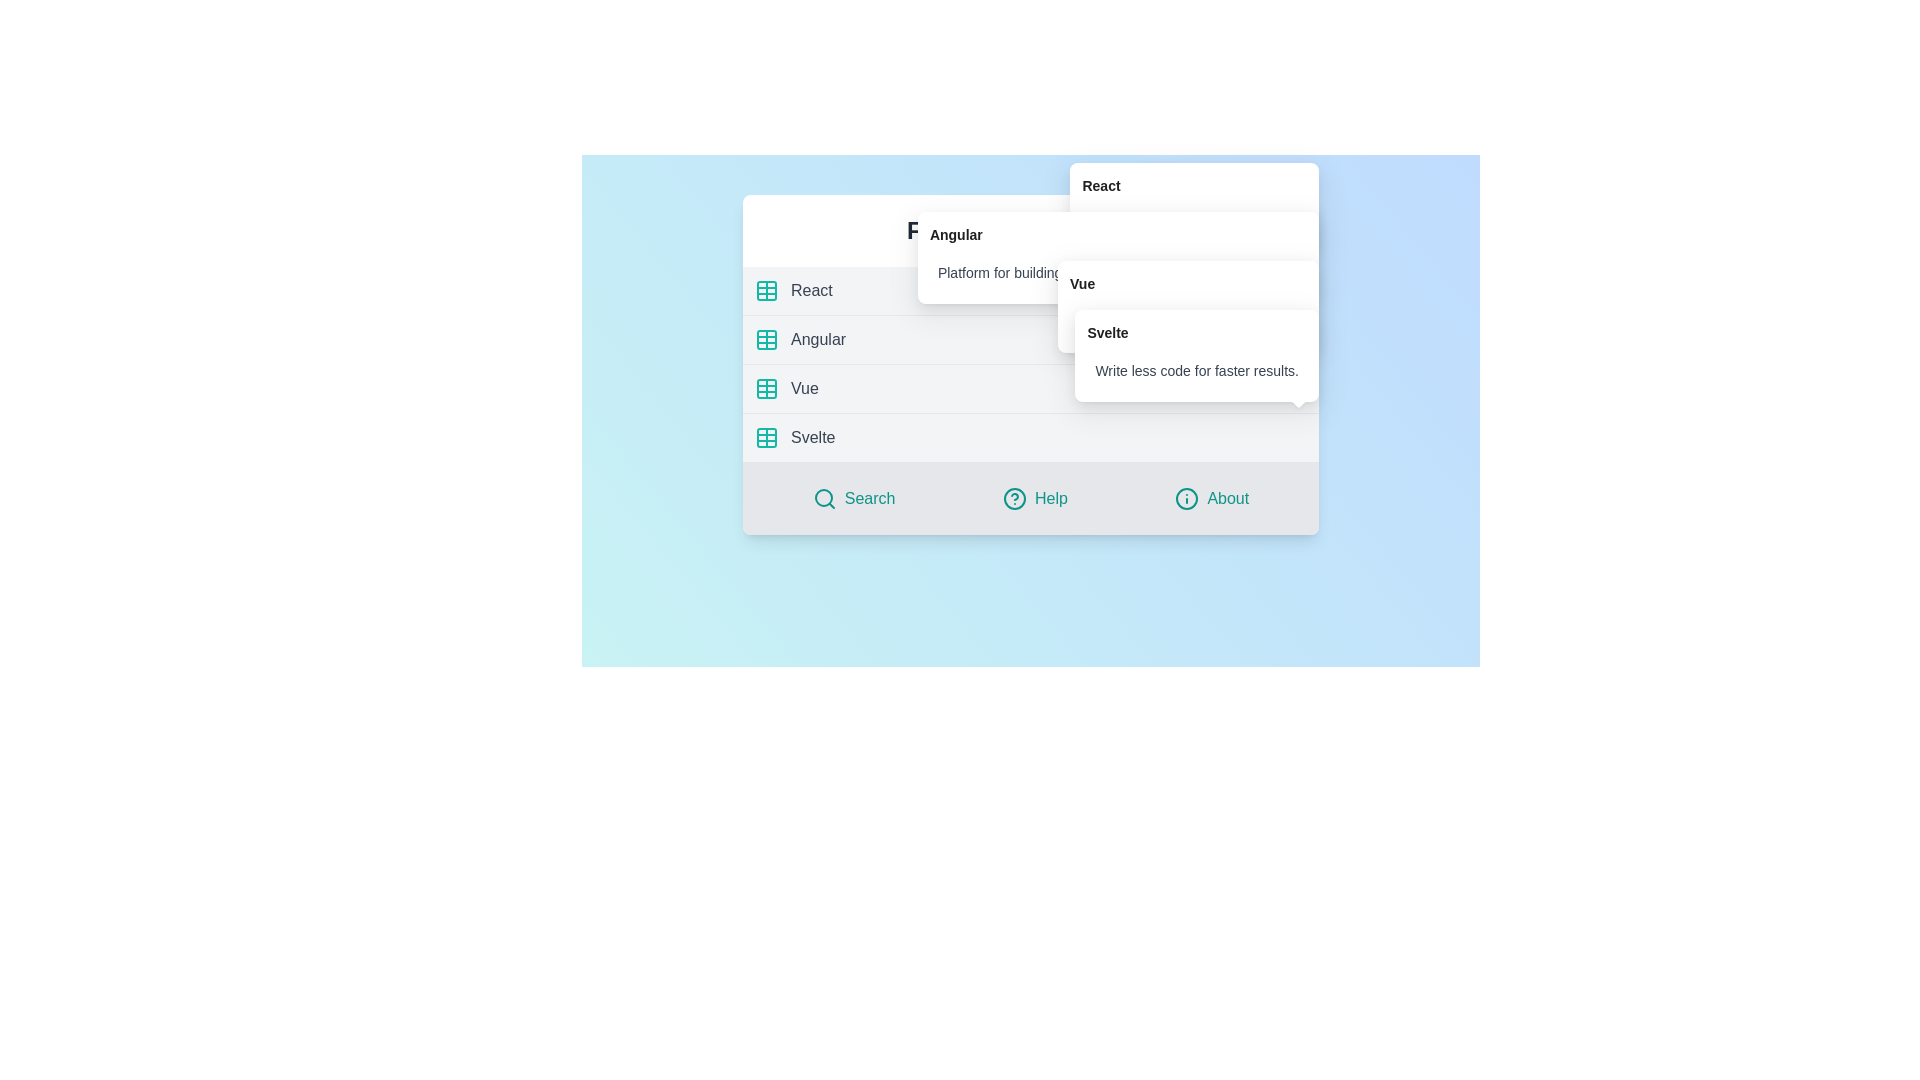  Describe the element at coordinates (766, 389) in the screenshot. I see `the icon located at the leftmost part of the line labeled 'Vue', which serves as a visual identifier for table or grid-related functionality` at that location.